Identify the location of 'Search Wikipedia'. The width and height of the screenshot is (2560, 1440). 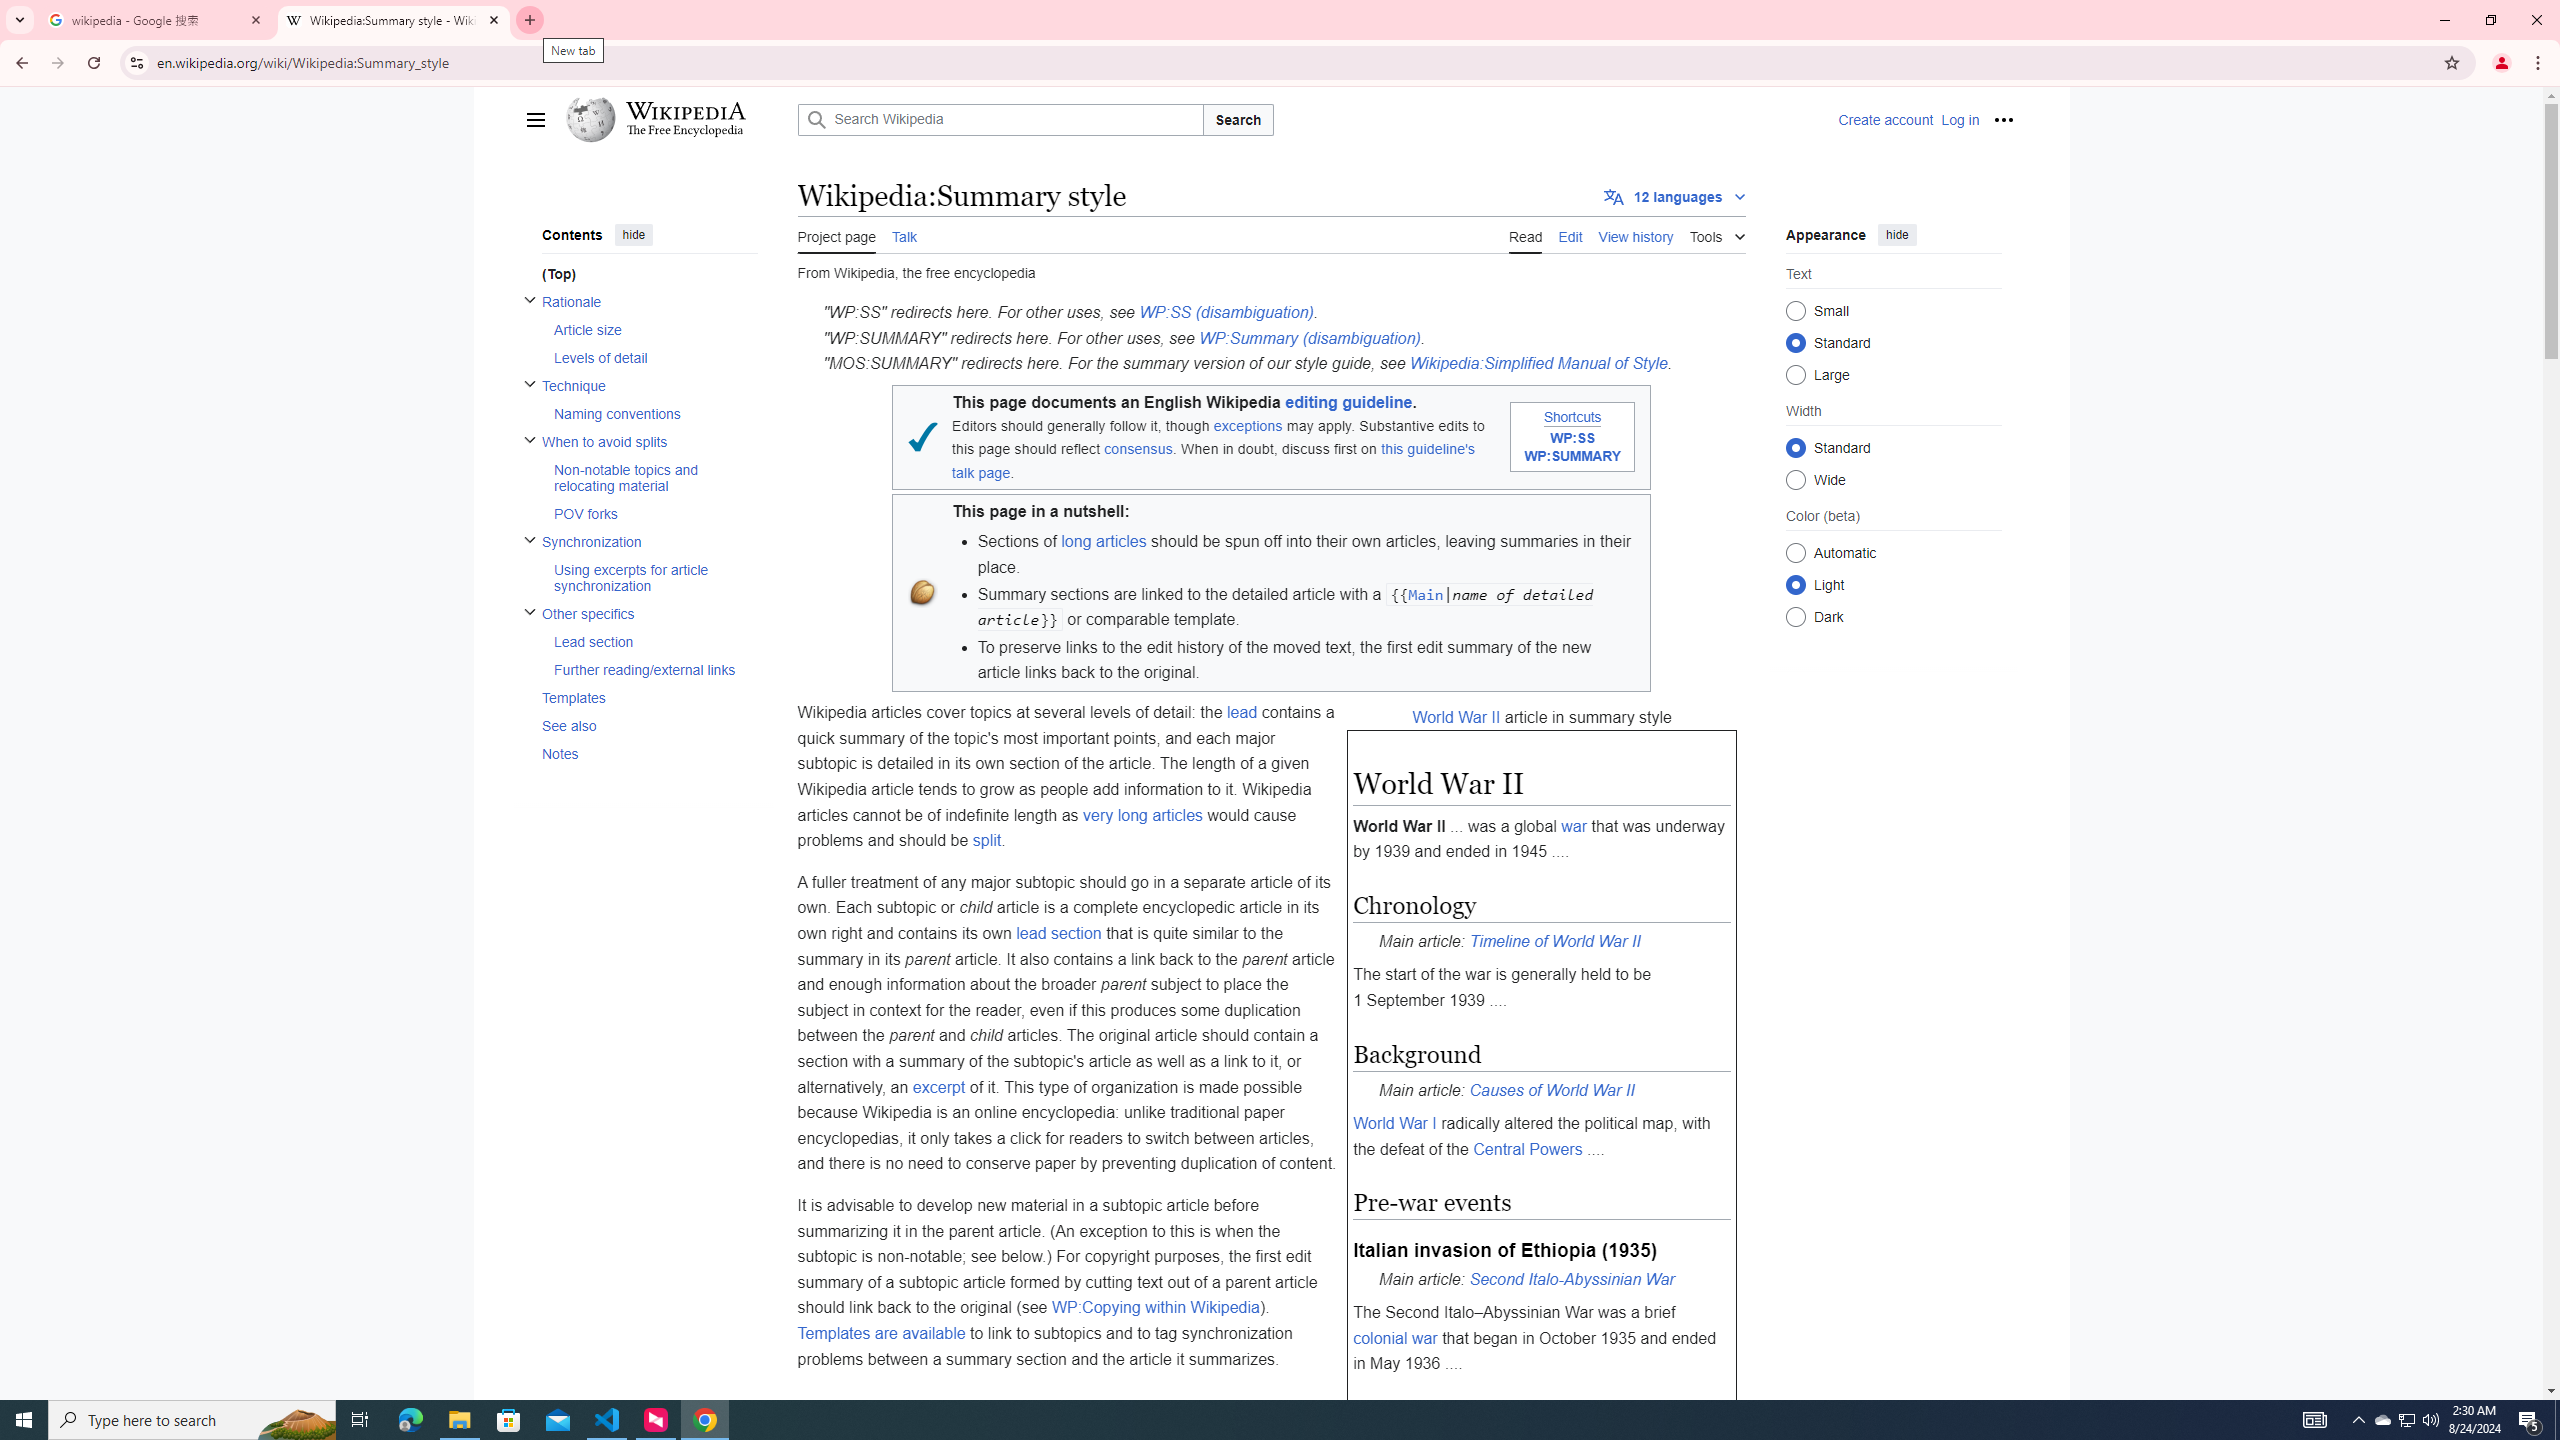
(998, 118).